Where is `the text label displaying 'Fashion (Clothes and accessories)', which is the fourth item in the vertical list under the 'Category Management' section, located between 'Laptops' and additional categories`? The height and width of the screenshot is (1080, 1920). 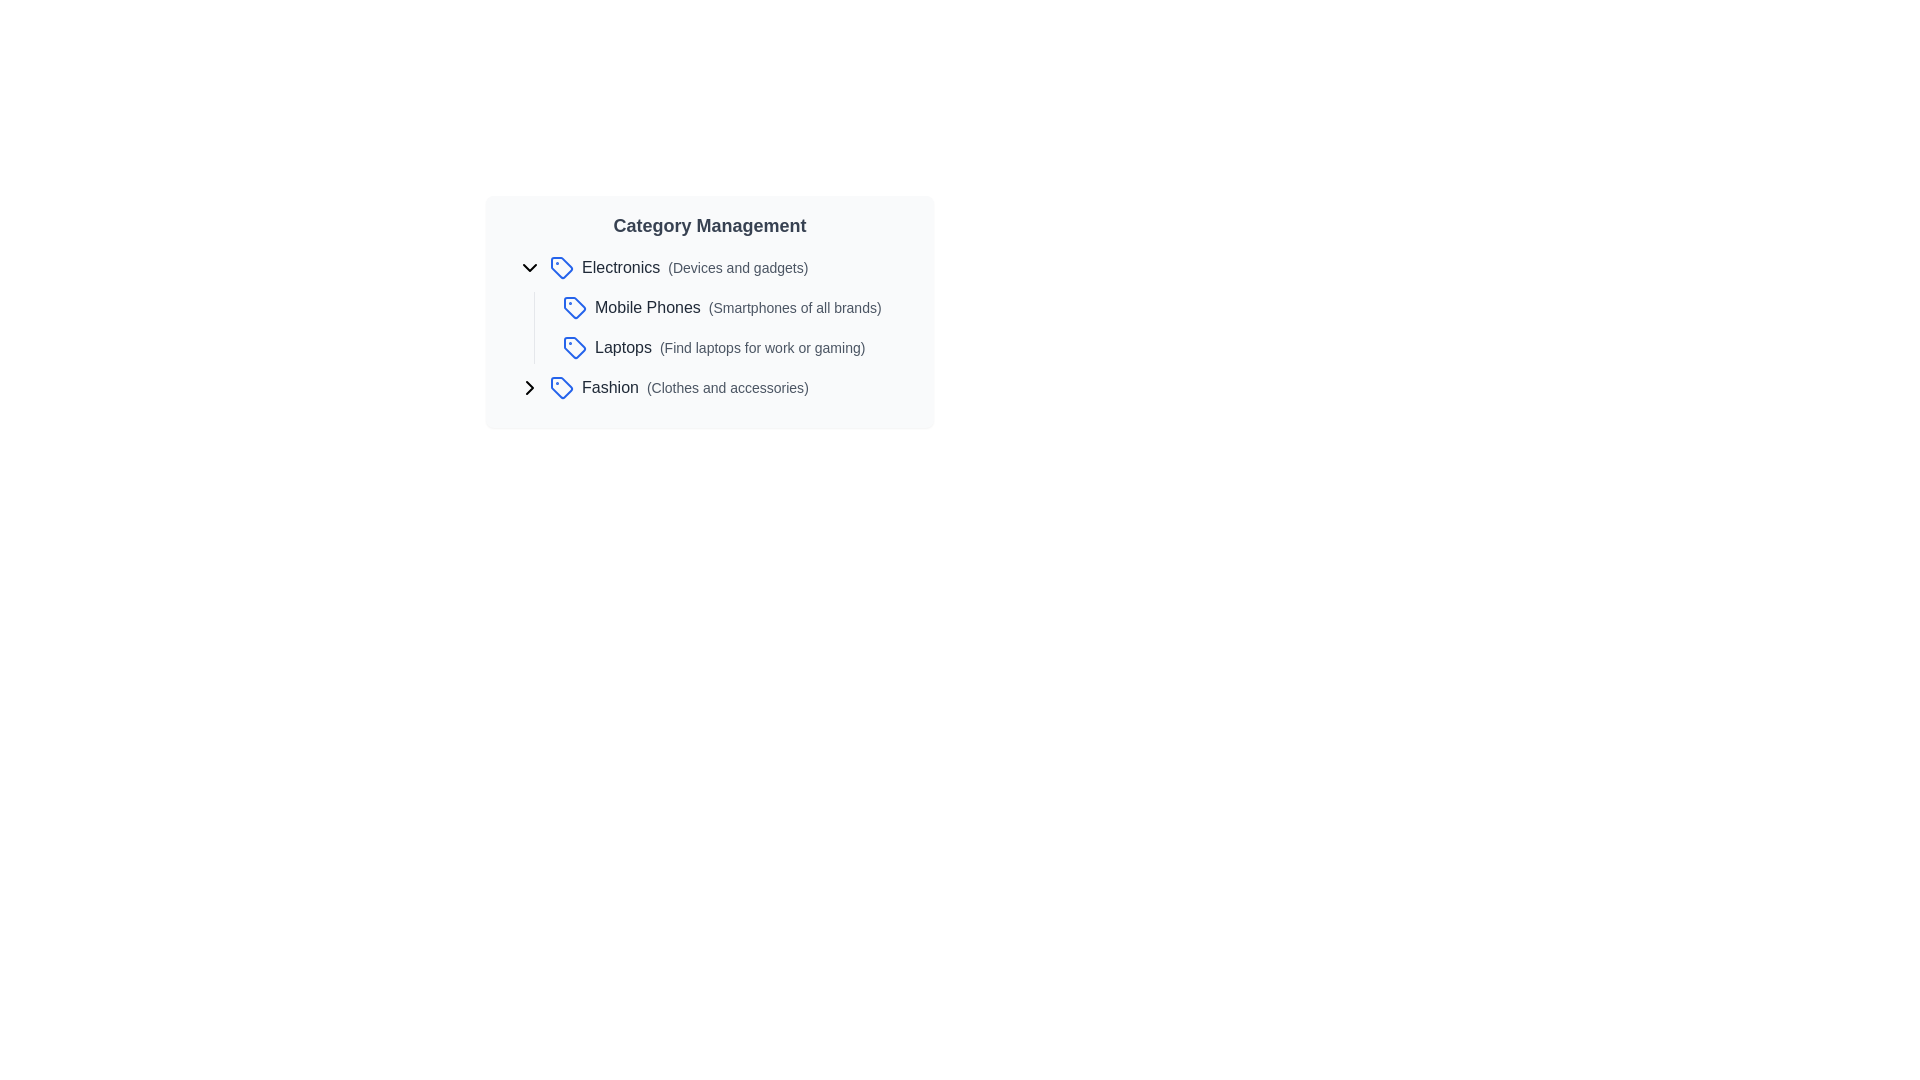 the text label displaying 'Fashion (Clothes and accessories)', which is the fourth item in the vertical list under the 'Category Management' section, located between 'Laptops' and additional categories is located at coordinates (695, 388).